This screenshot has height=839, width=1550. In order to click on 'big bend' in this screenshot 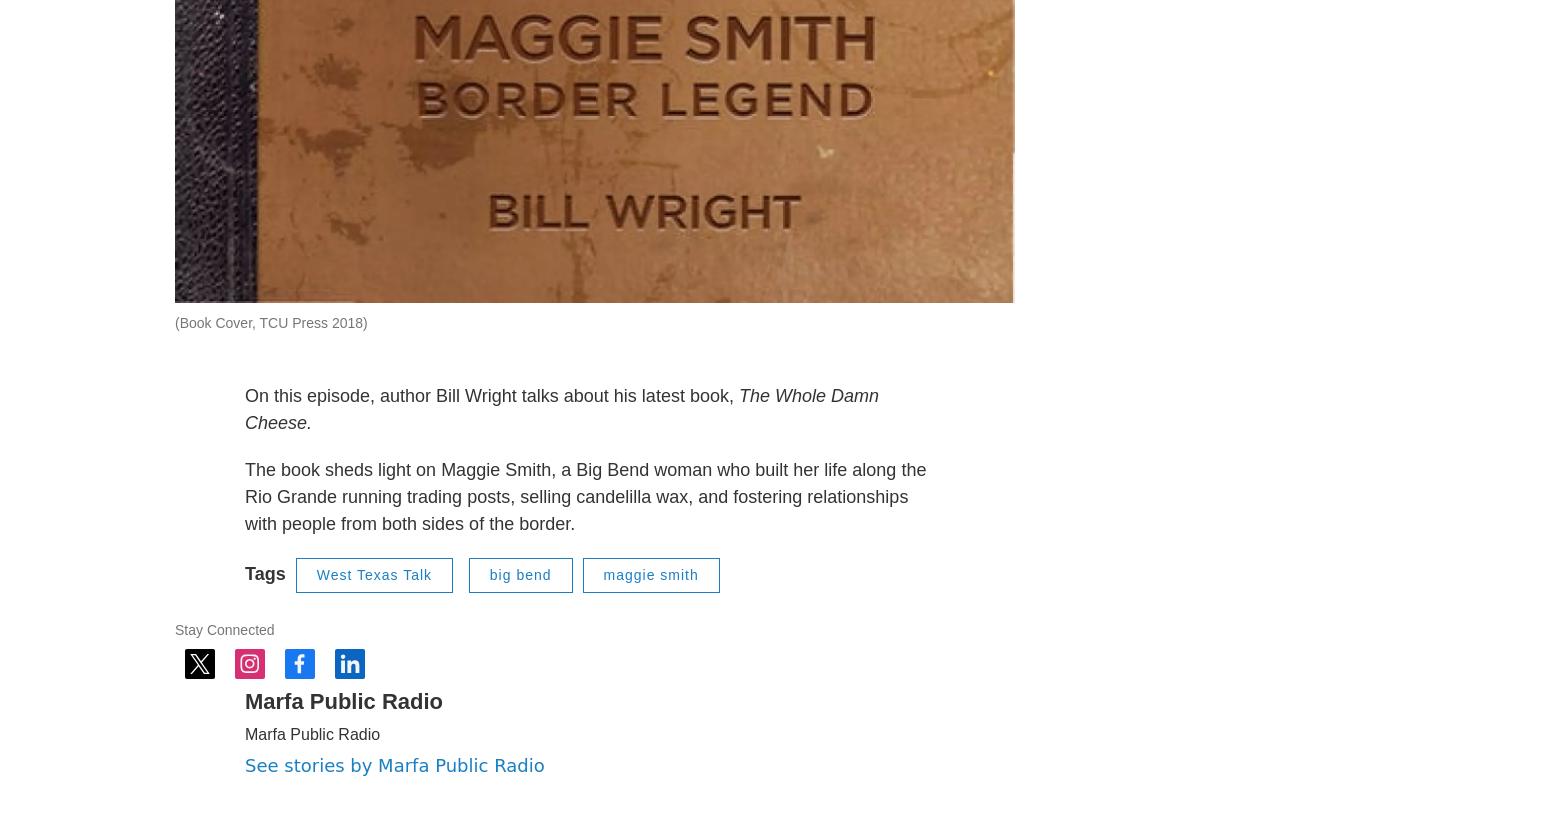, I will do `click(519, 623)`.